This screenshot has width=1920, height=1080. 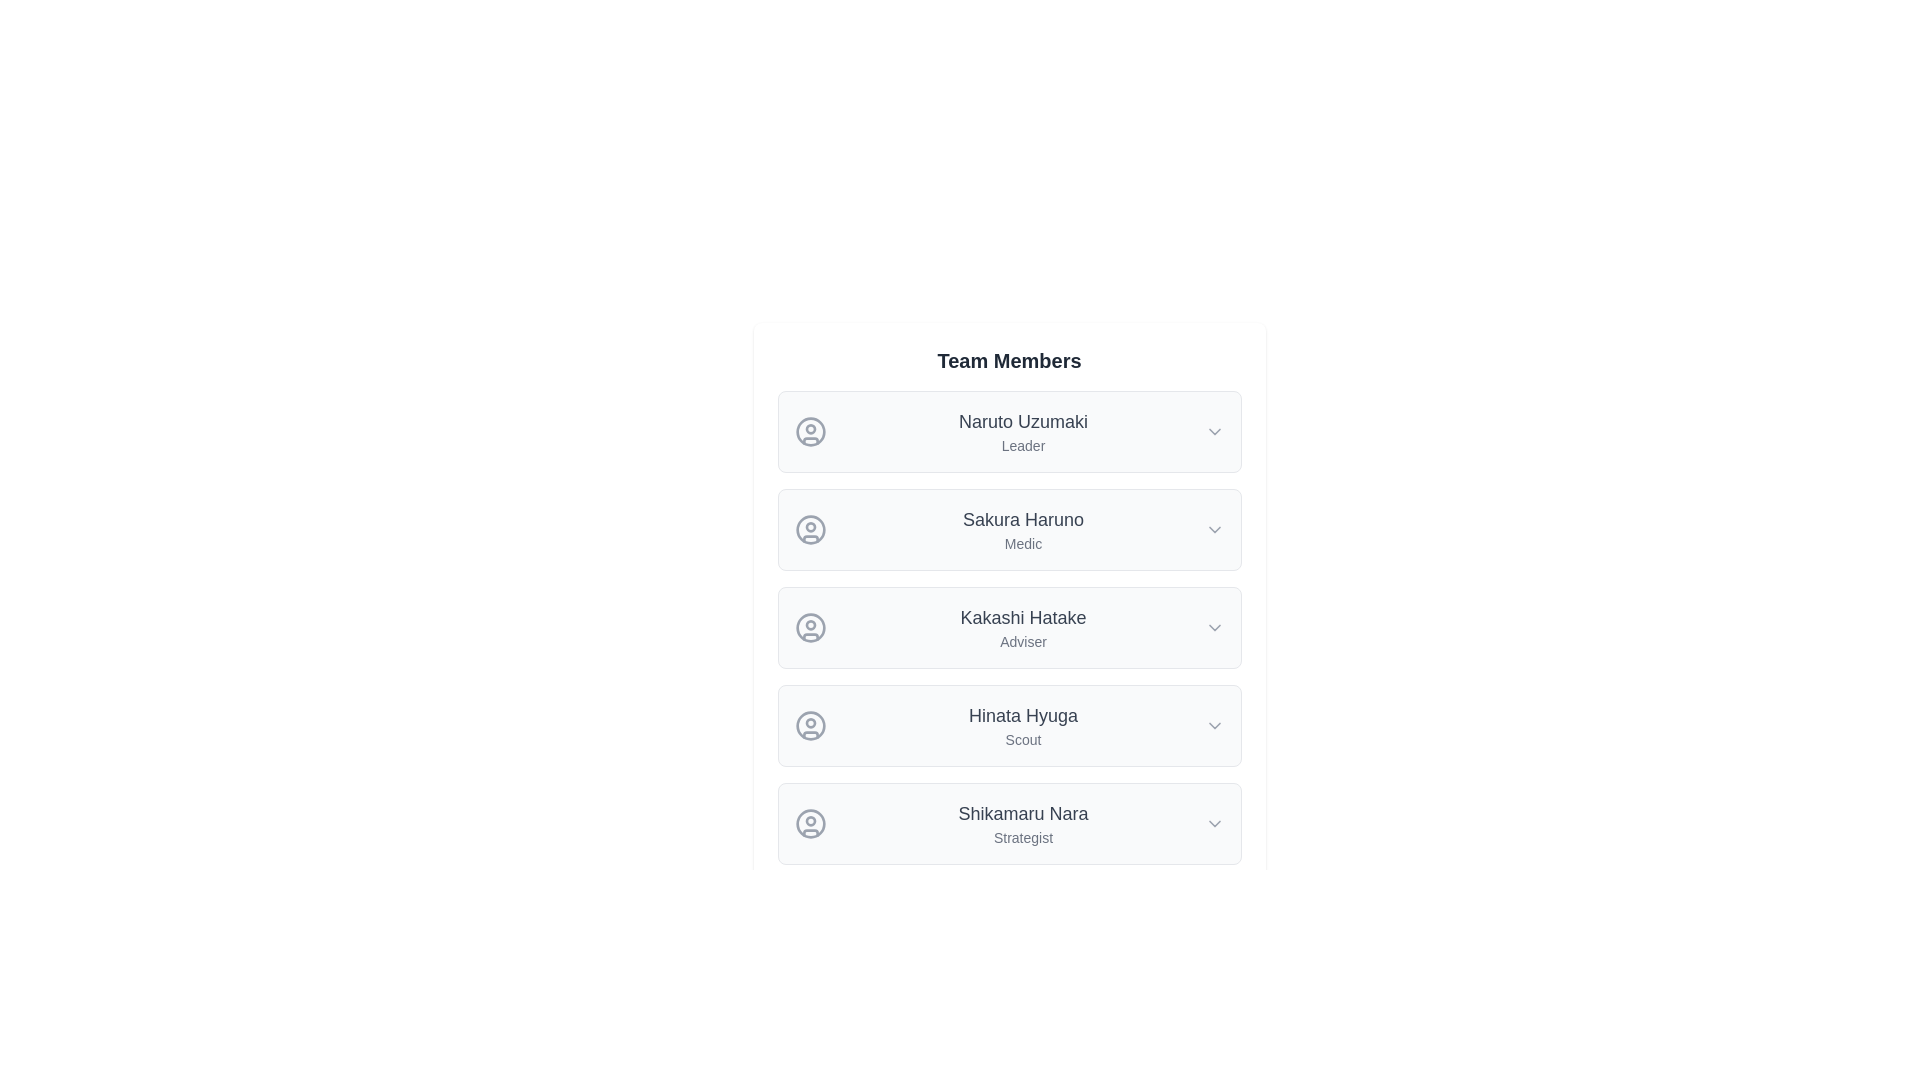 I want to click on the first Expandable List Item for 'Naruto Uzumaki', so click(x=1009, y=431).